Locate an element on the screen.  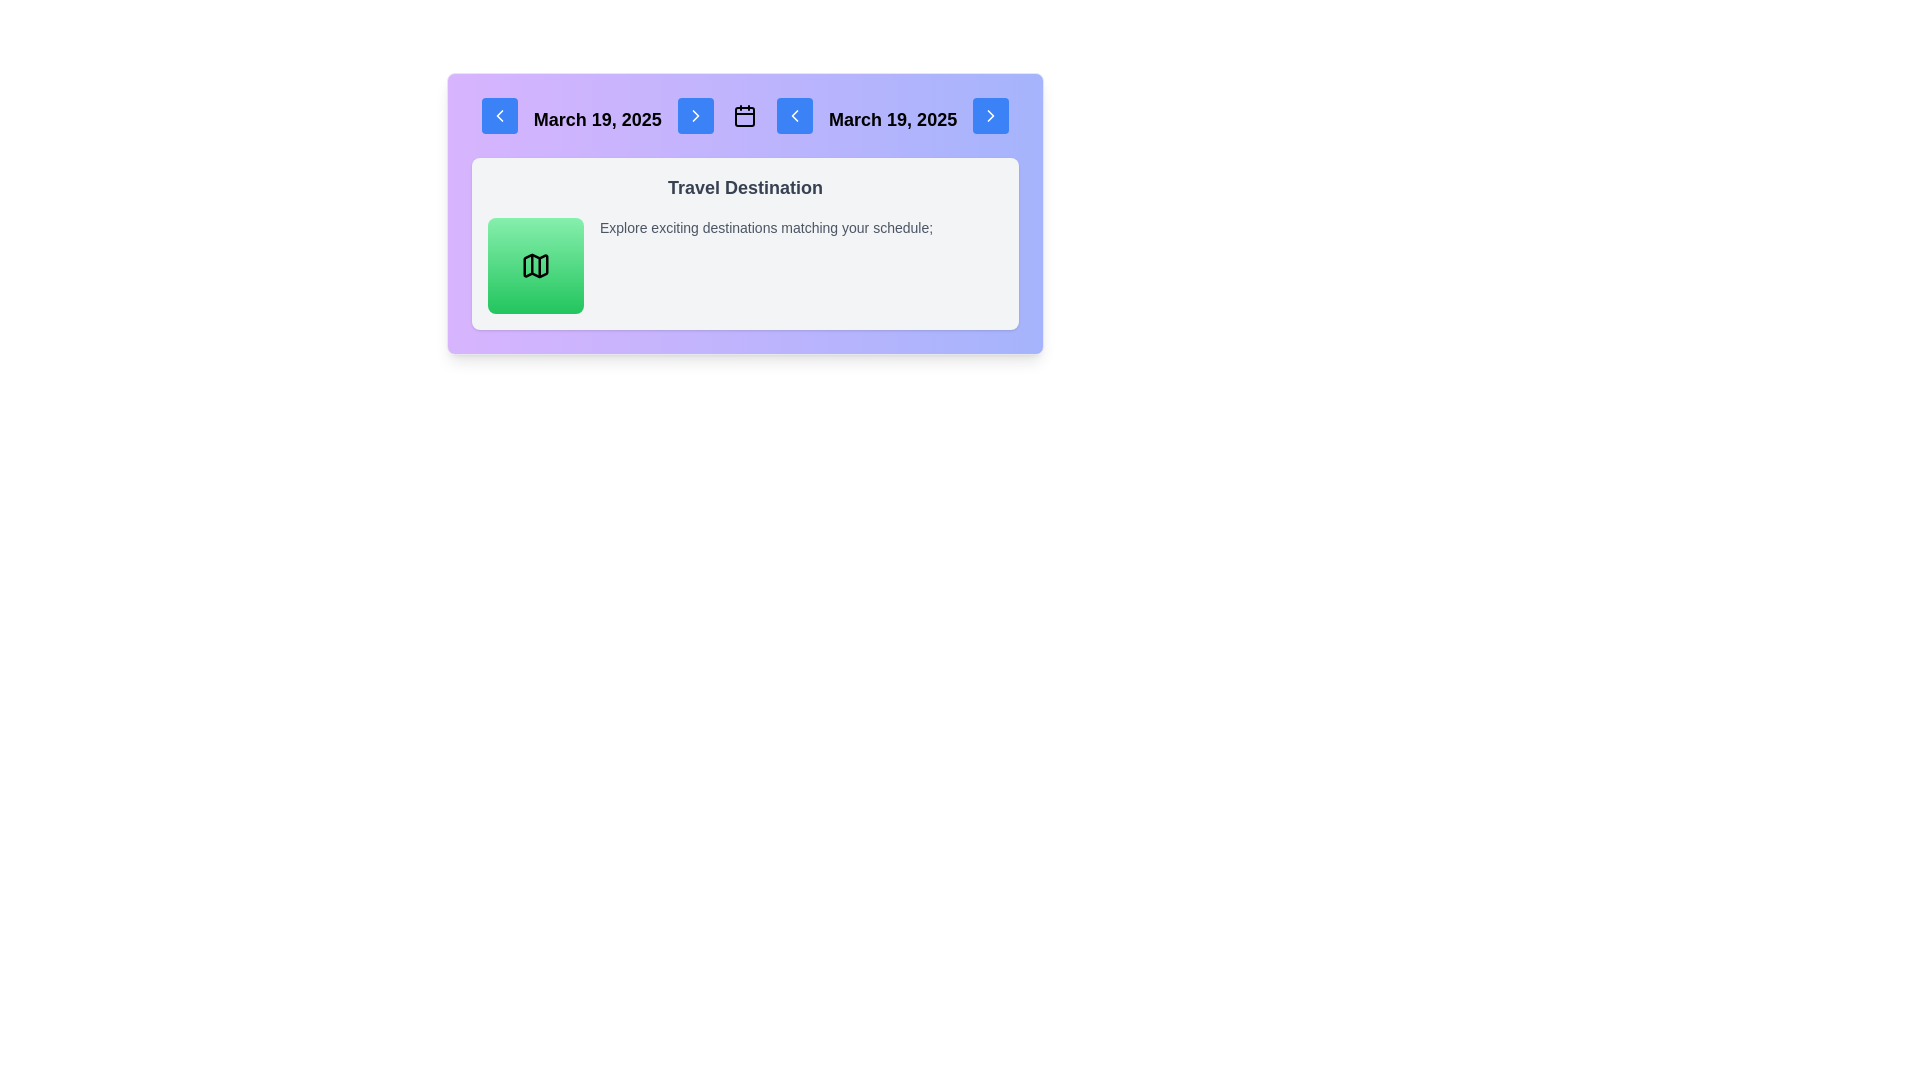
the navigation button located in the top section of the interface, aligned to the right of 'March 19, 2025' is located at coordinates (695, 115).